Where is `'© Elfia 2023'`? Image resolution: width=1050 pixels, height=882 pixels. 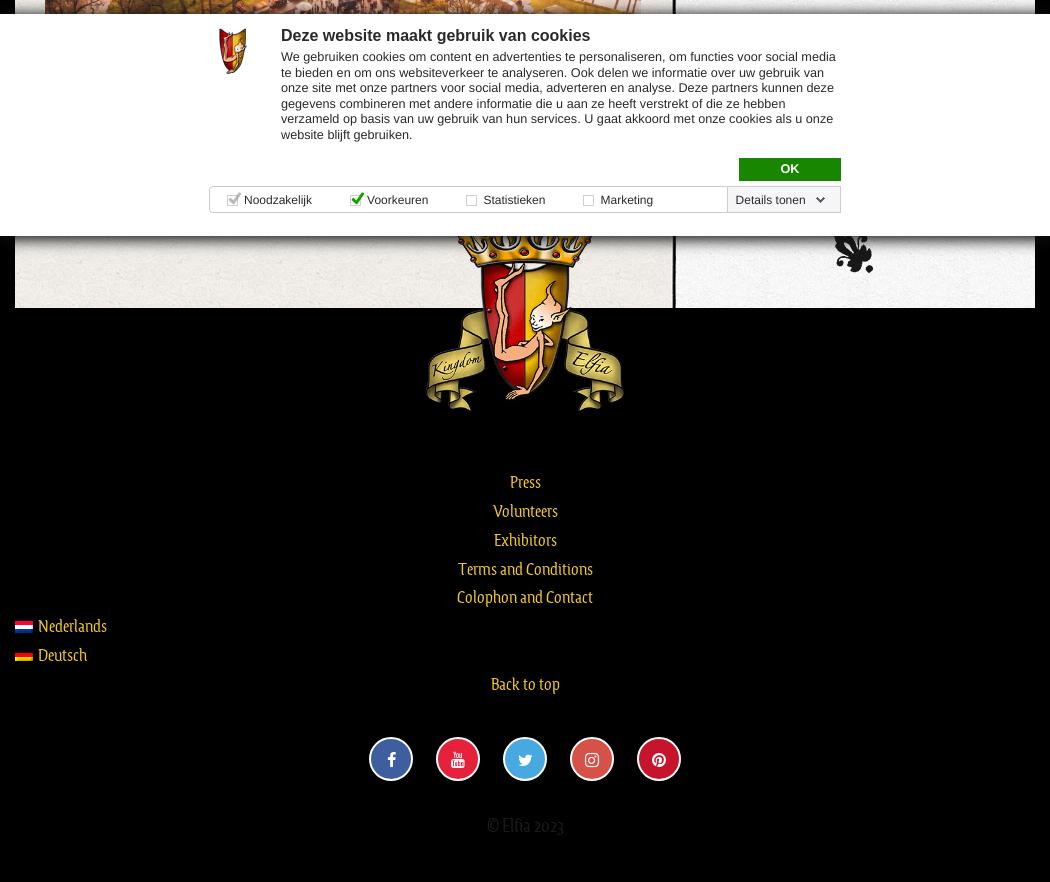
'© Elfia 2023' is located at coordinates (523, 823).